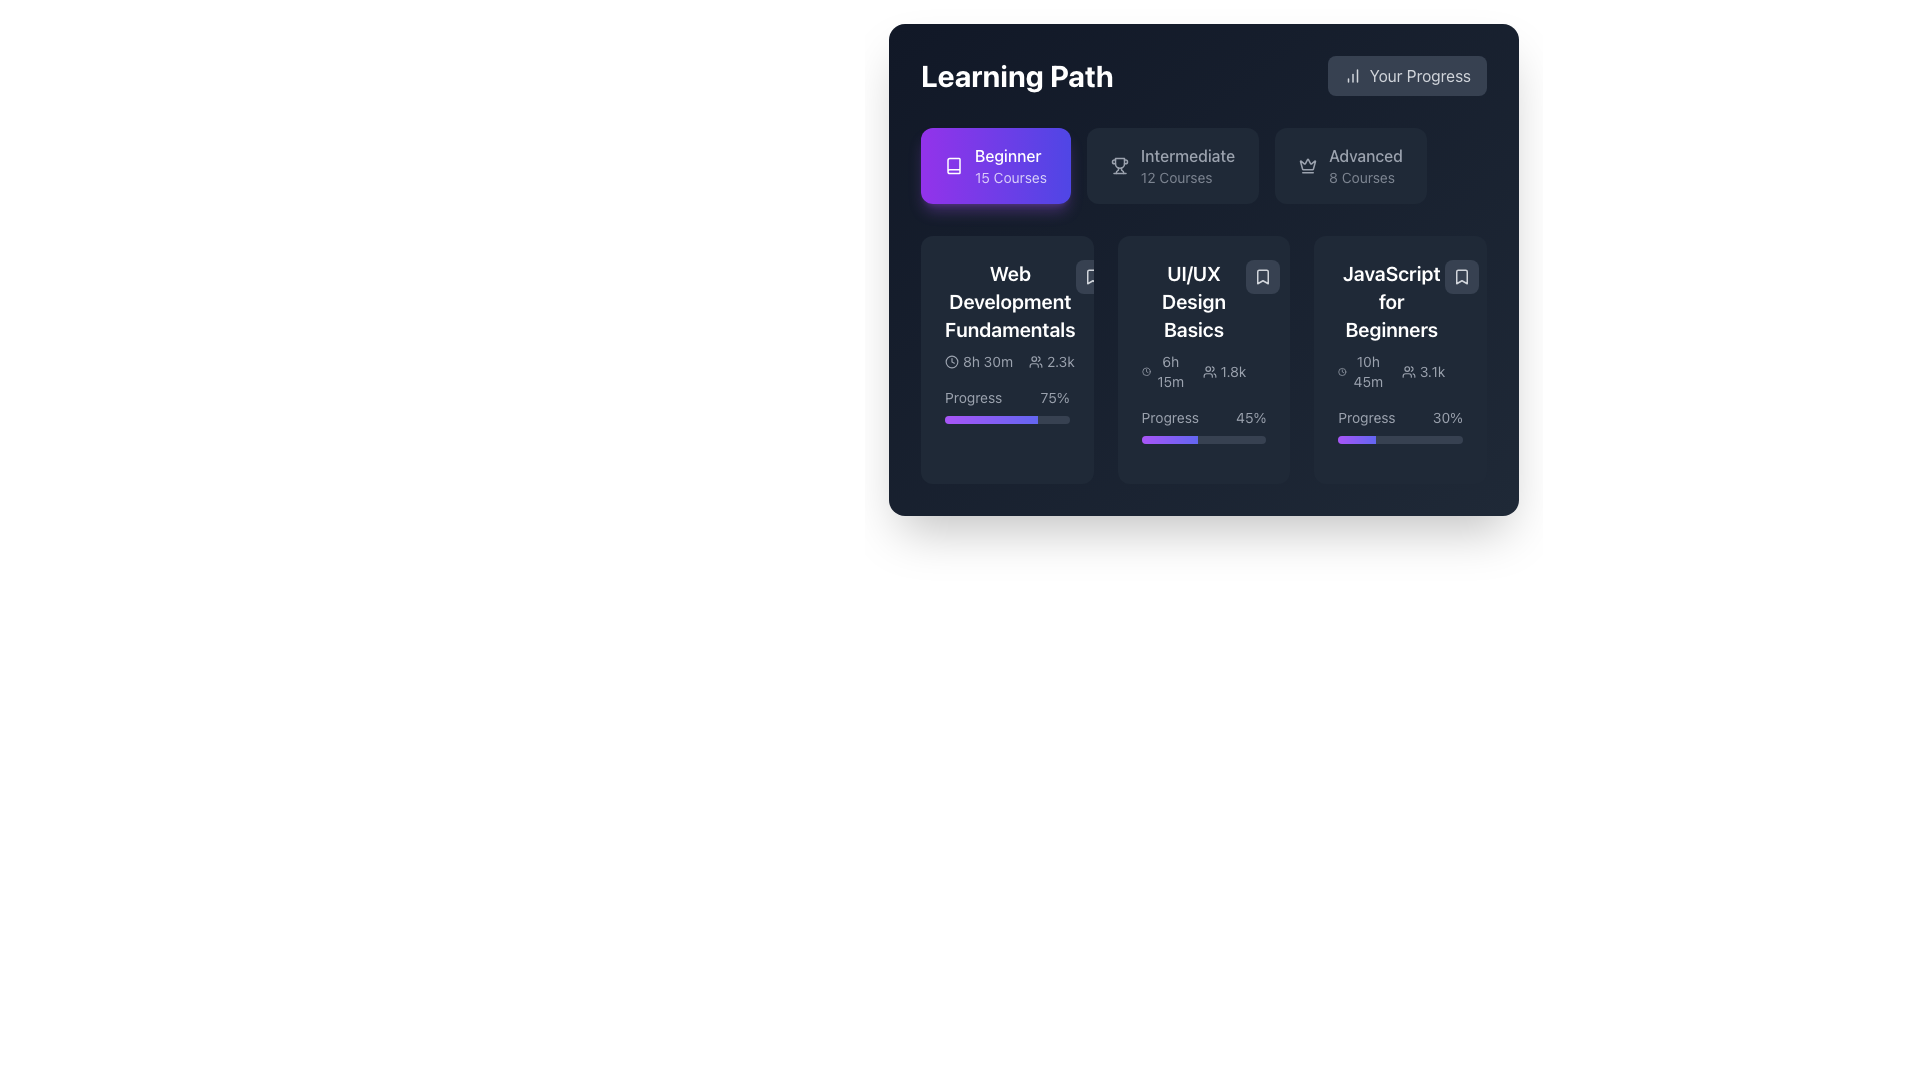 This screenshot has height=1080, width=1920. Describe the element at coordinates (1036, 362) in the screenshot. I see `the icon representing the metric associated with the 'Web Development Fundamentals' card in the Beginner course section` at that location.